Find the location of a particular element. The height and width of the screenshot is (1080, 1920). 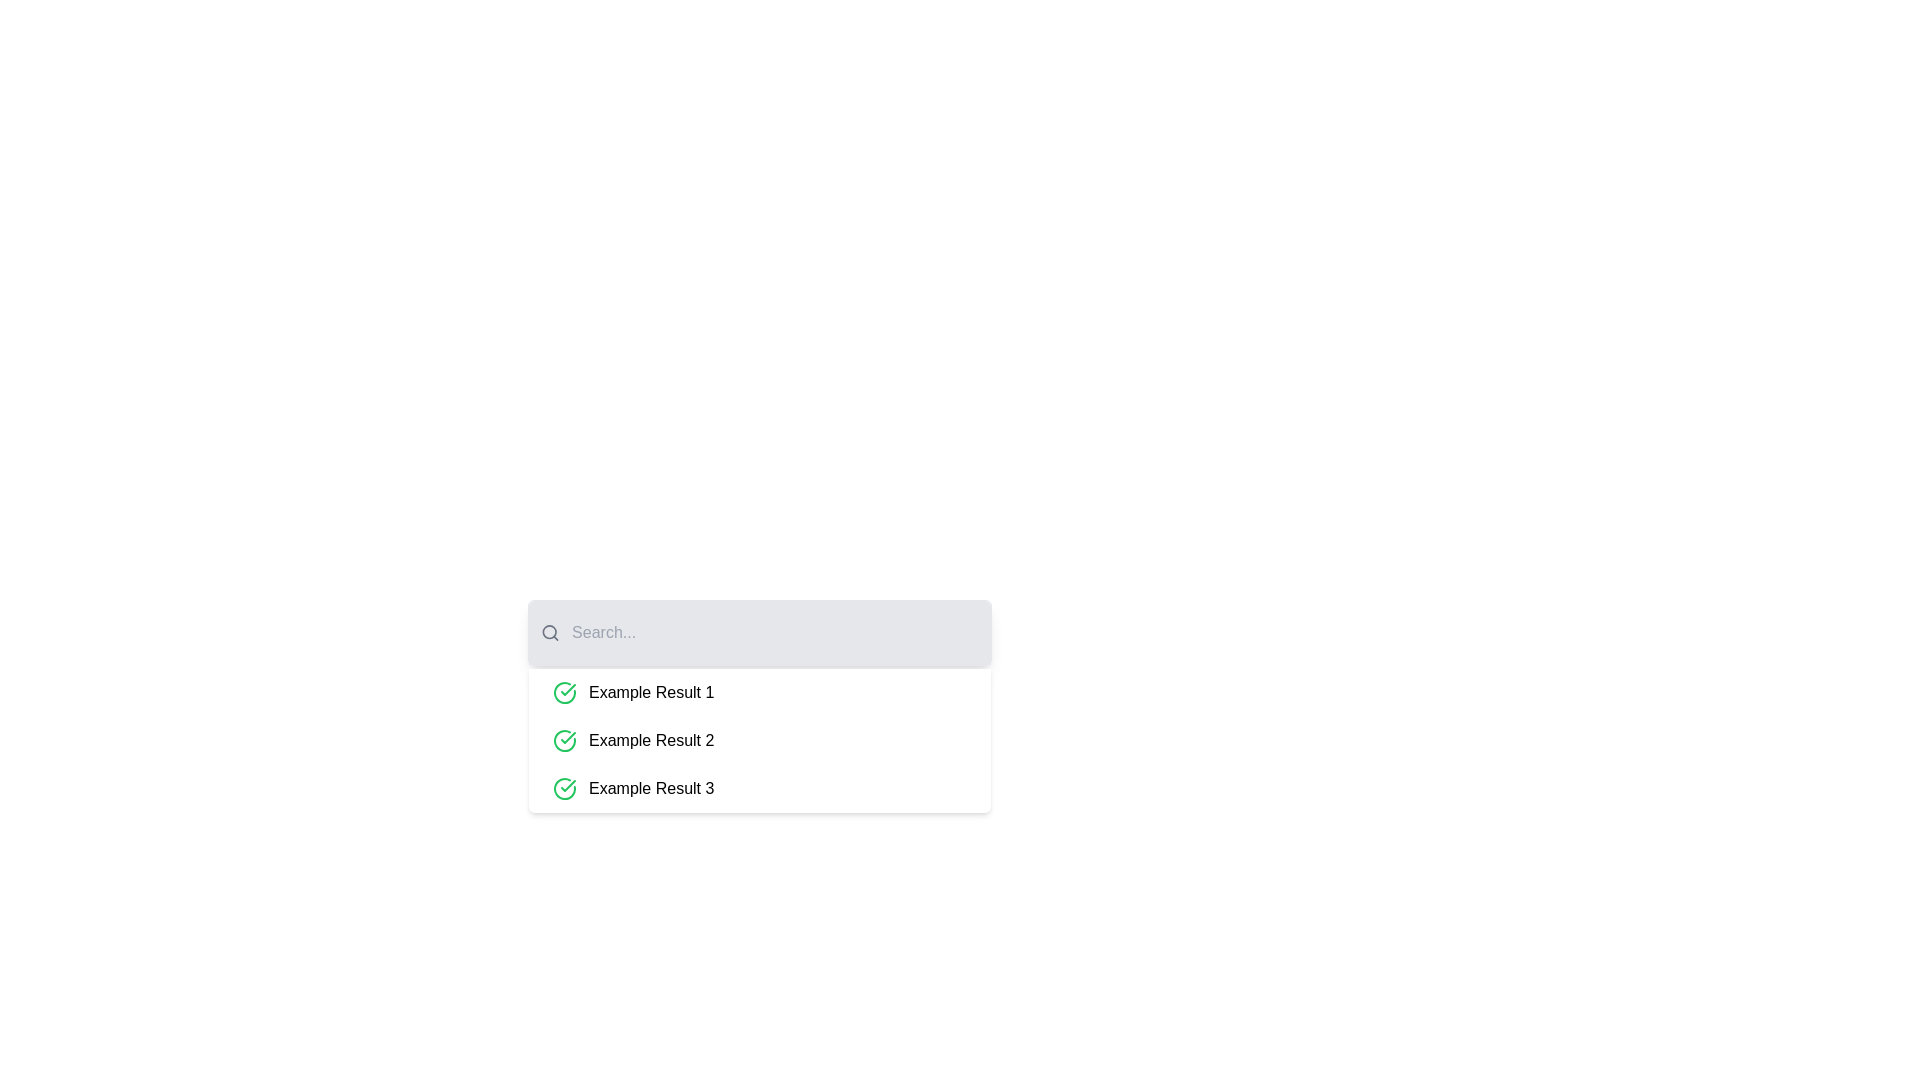

the search icon located on the left side of the search bar to focus the search input field is located at coordinates (550, 632).